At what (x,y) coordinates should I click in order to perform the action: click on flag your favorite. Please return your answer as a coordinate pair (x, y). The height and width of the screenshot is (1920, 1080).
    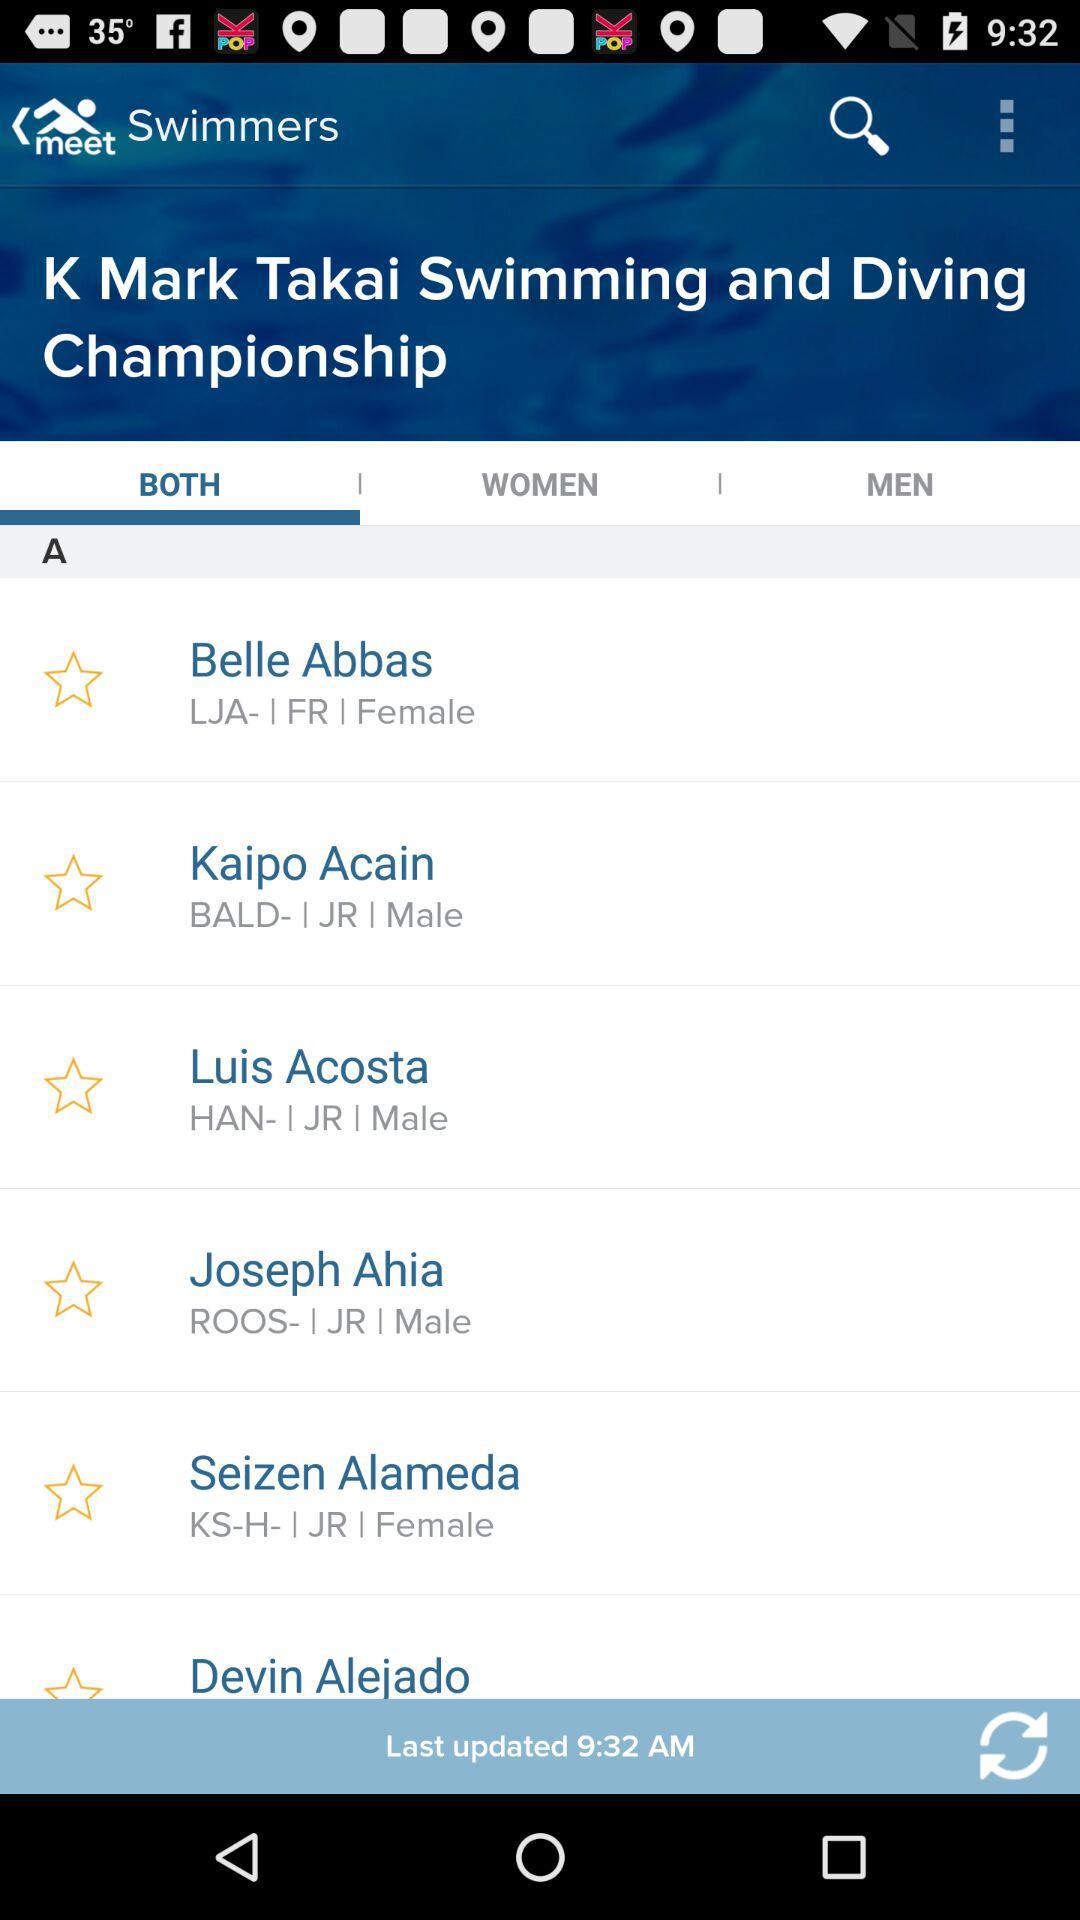
    Looking at the image, I should click on (72, 1493).